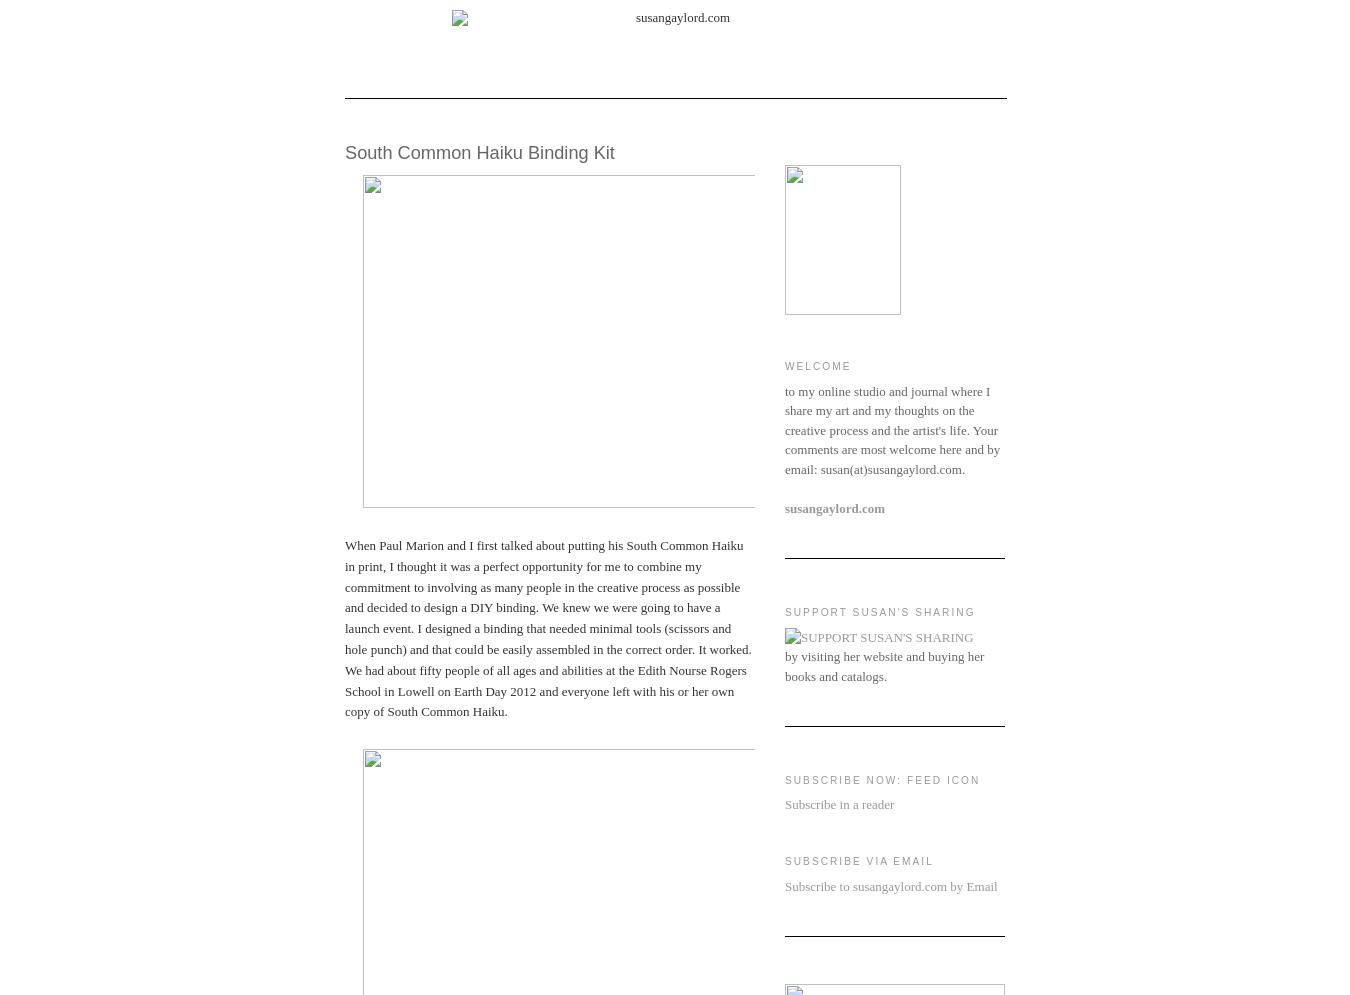 This screenshot has width=1350, height=995. Describe the element at coordinates (880, 610) in the screenshot. I see `'SUPPORT SUSAN'S SHARING'` at that location.